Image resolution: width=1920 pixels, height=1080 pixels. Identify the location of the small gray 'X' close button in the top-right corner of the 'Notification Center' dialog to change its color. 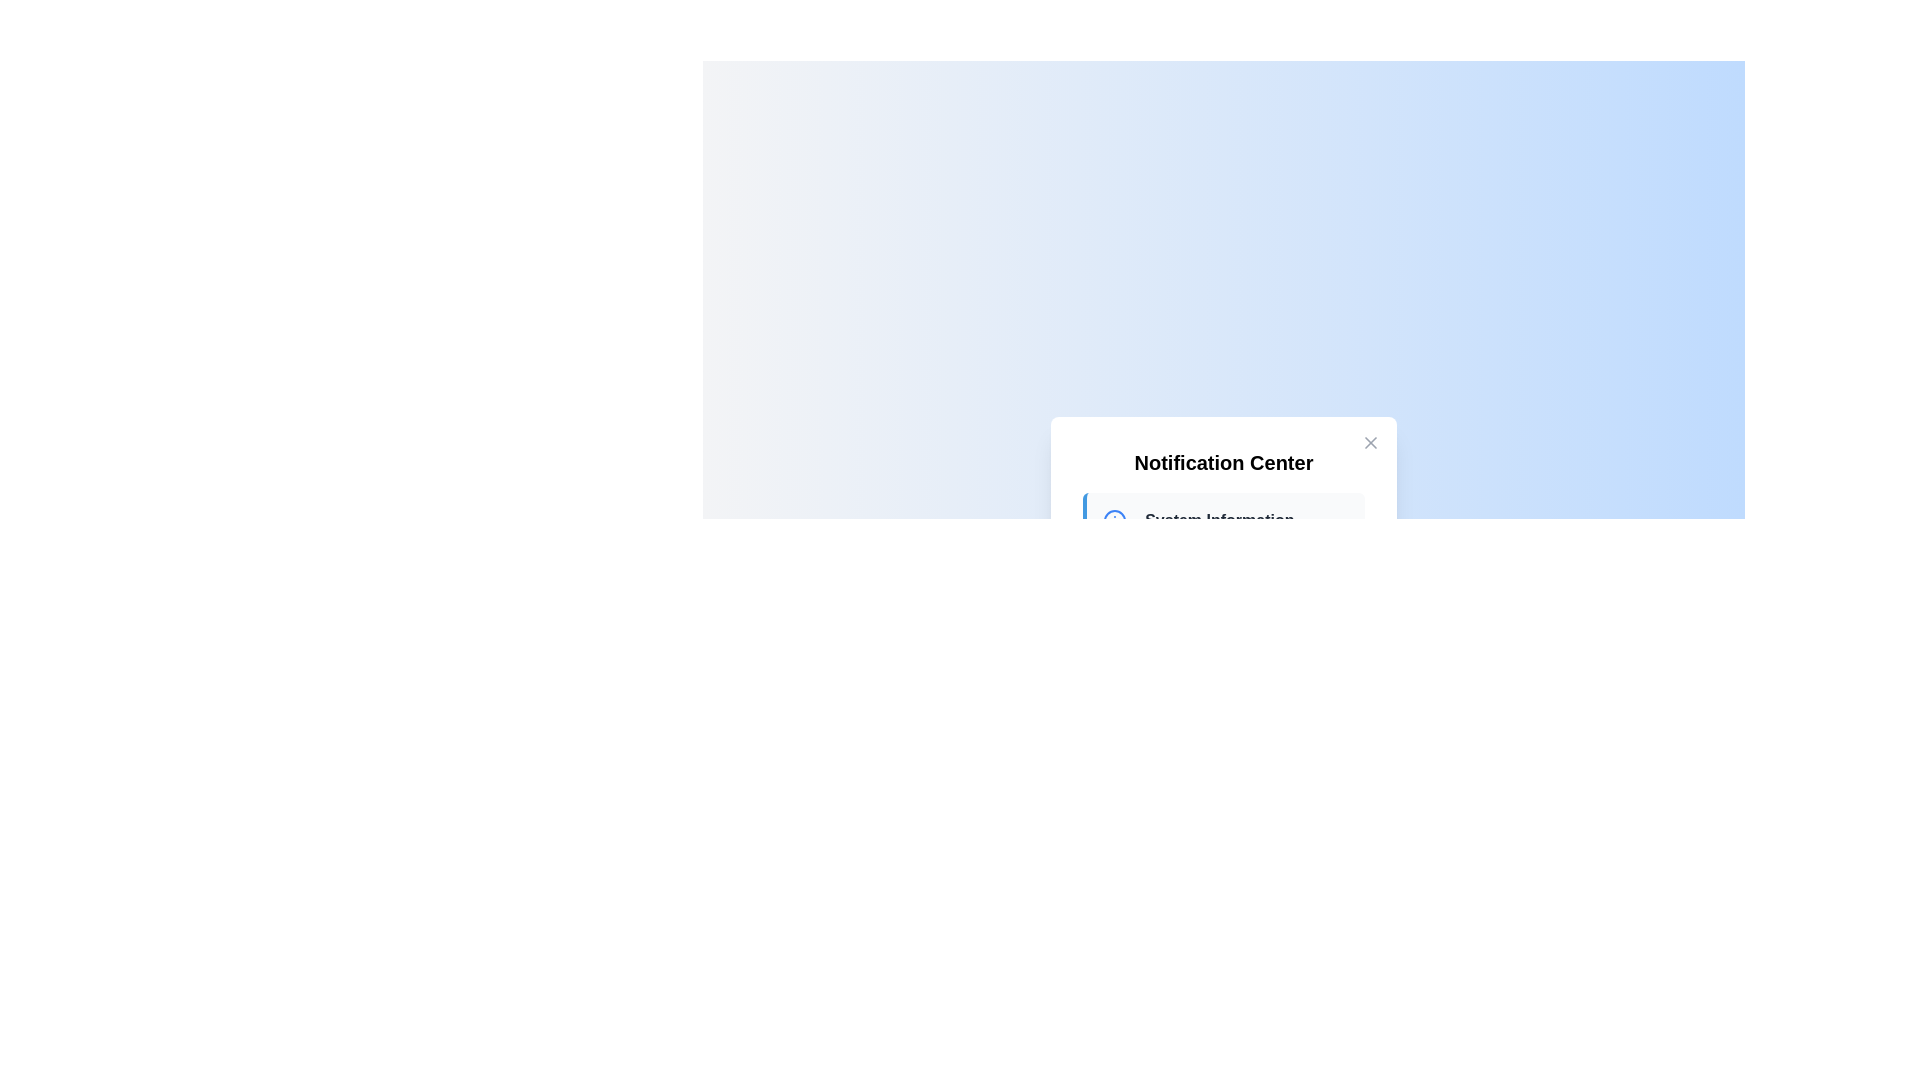
(1370, 442).